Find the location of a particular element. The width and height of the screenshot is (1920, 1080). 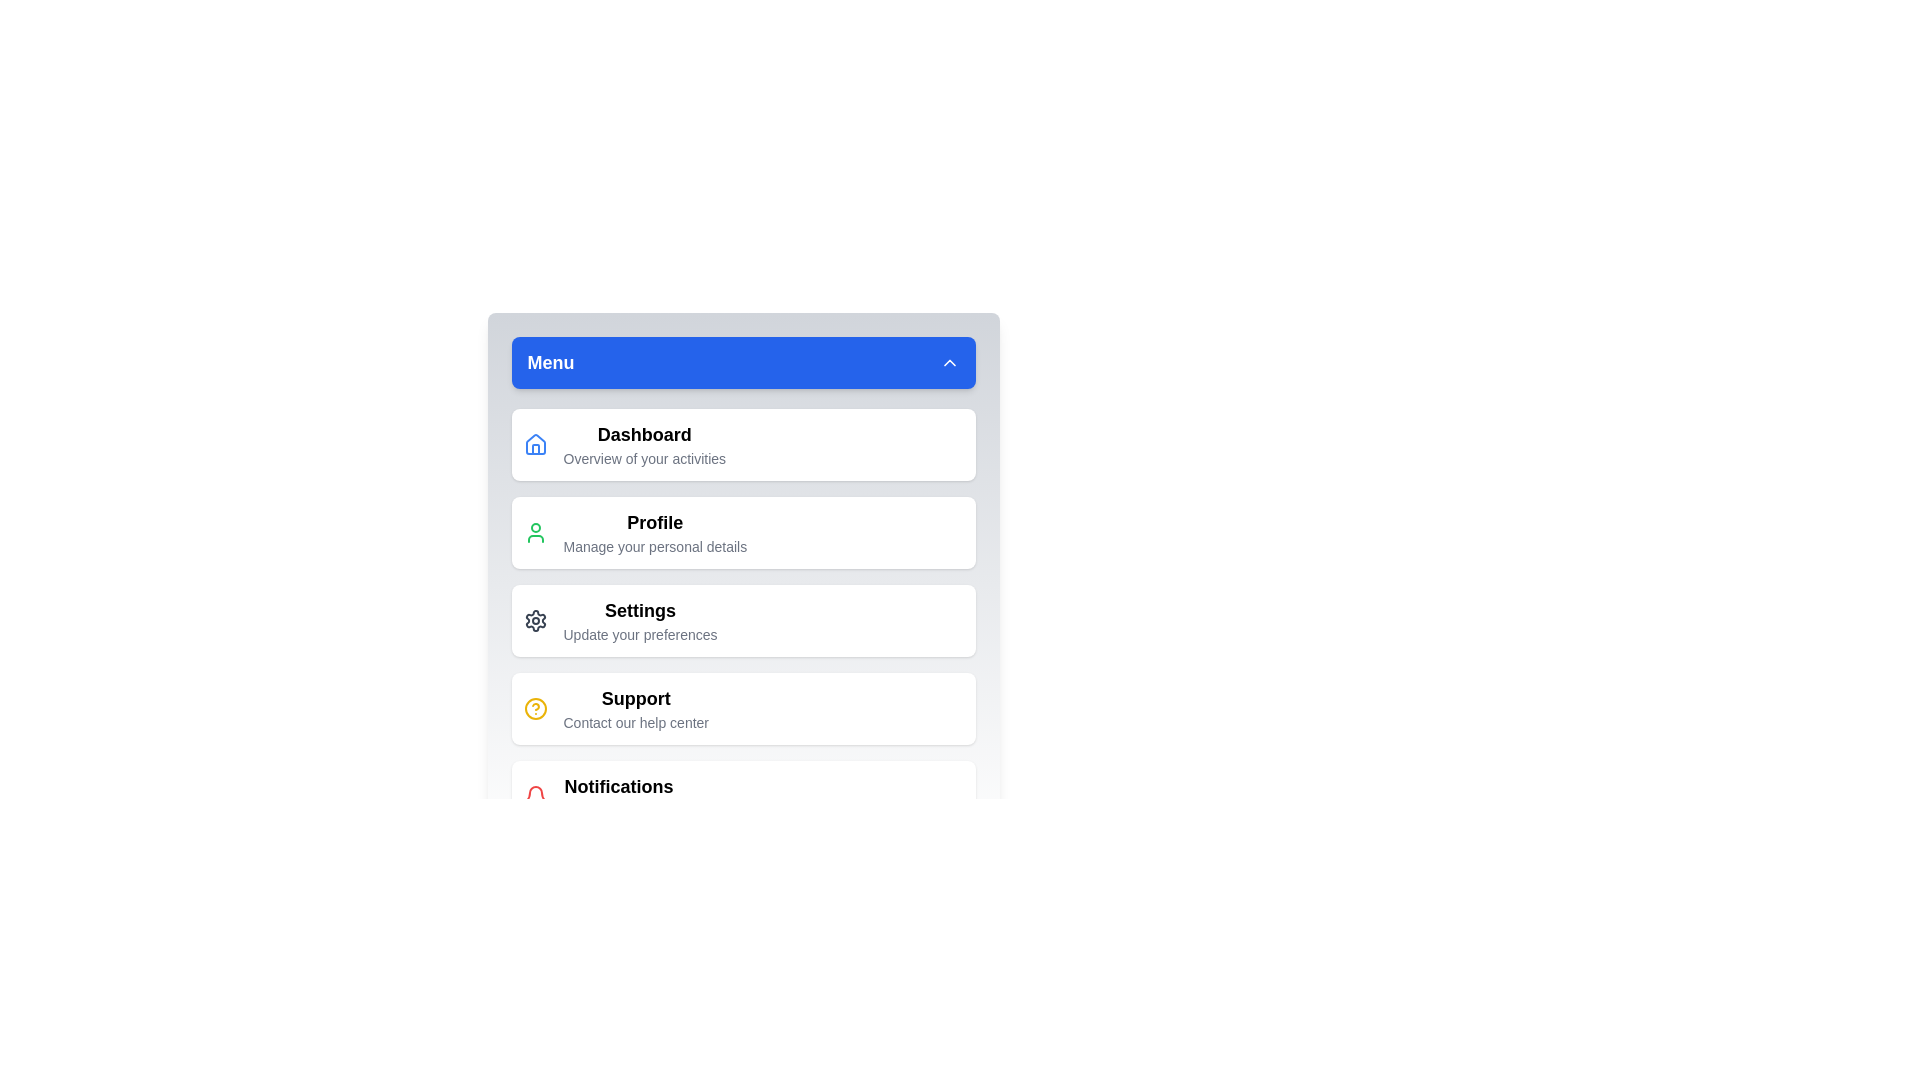

the informational text label located in the 'Support' section of the menu, positioned just below the bold 'Support' heading is located at coordinates (635, 722).